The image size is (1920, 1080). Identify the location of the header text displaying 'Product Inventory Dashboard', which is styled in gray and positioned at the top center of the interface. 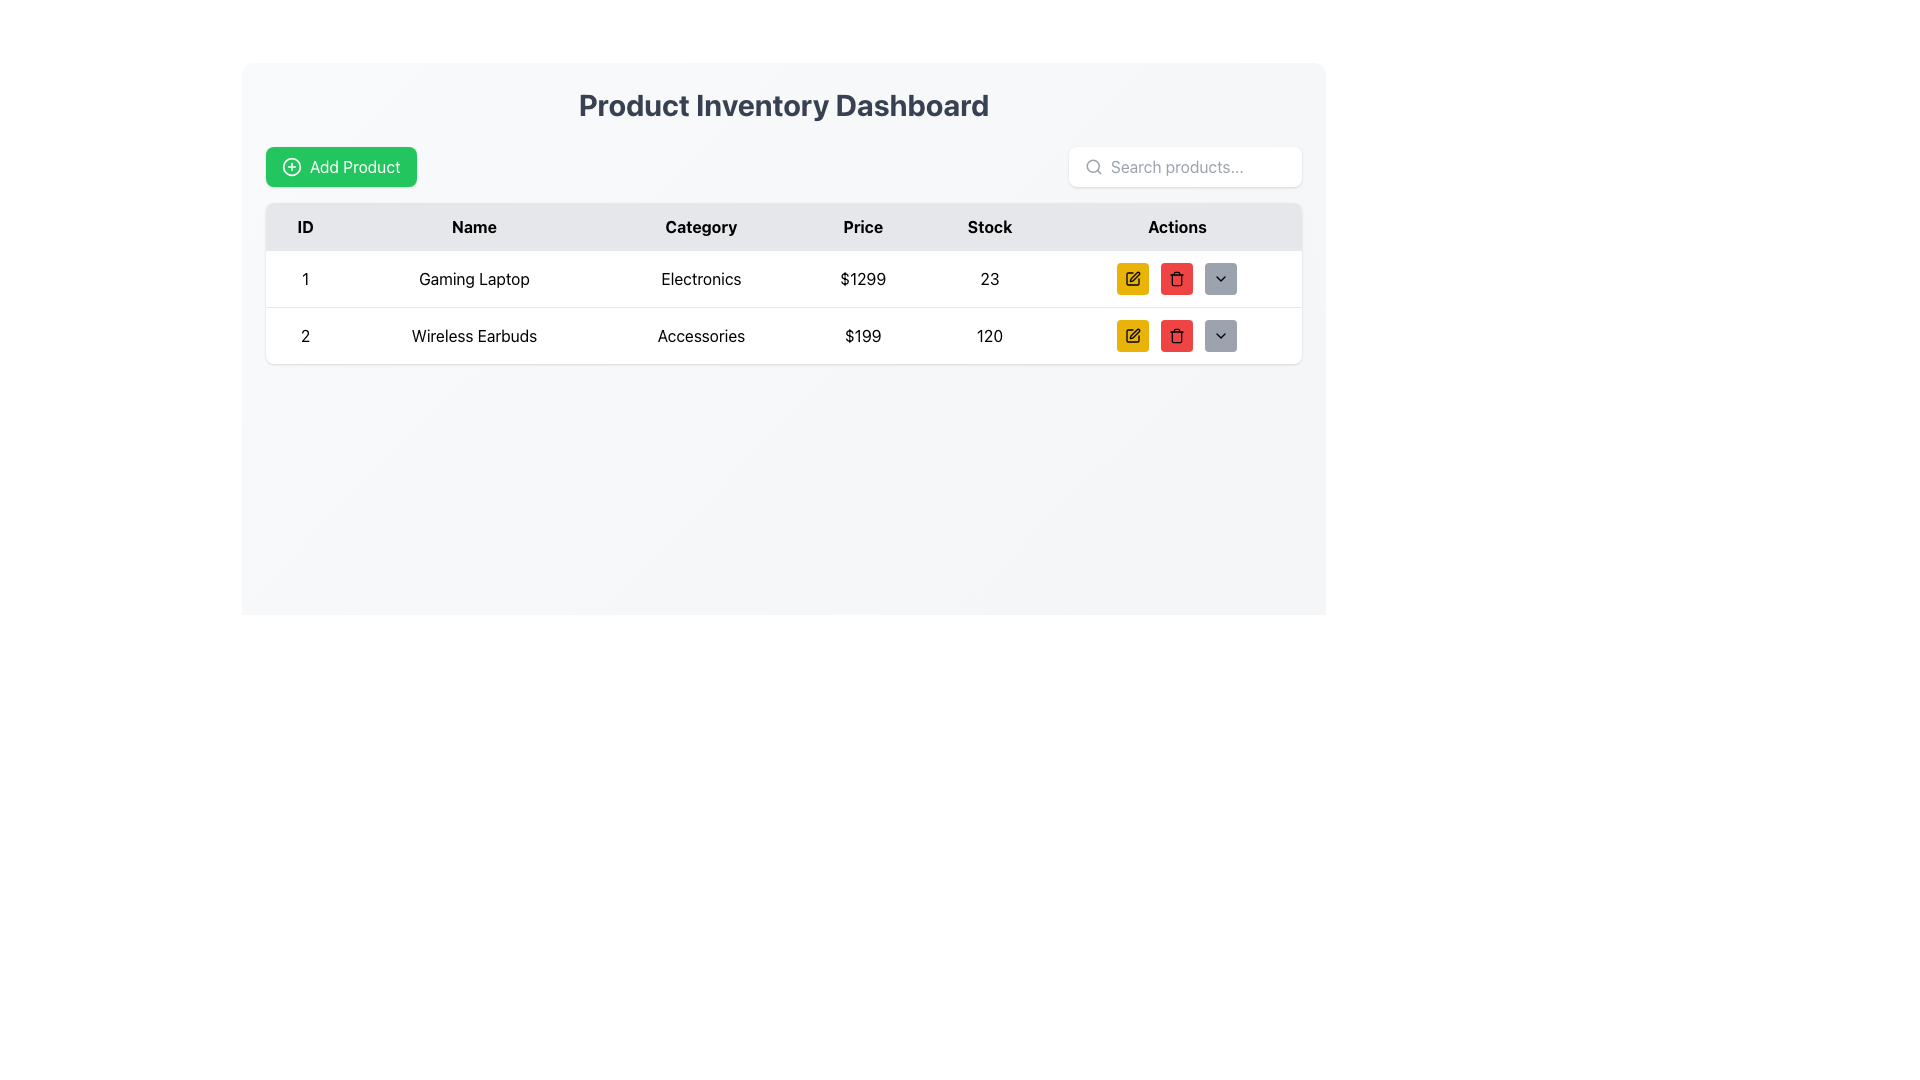
(782, 104).